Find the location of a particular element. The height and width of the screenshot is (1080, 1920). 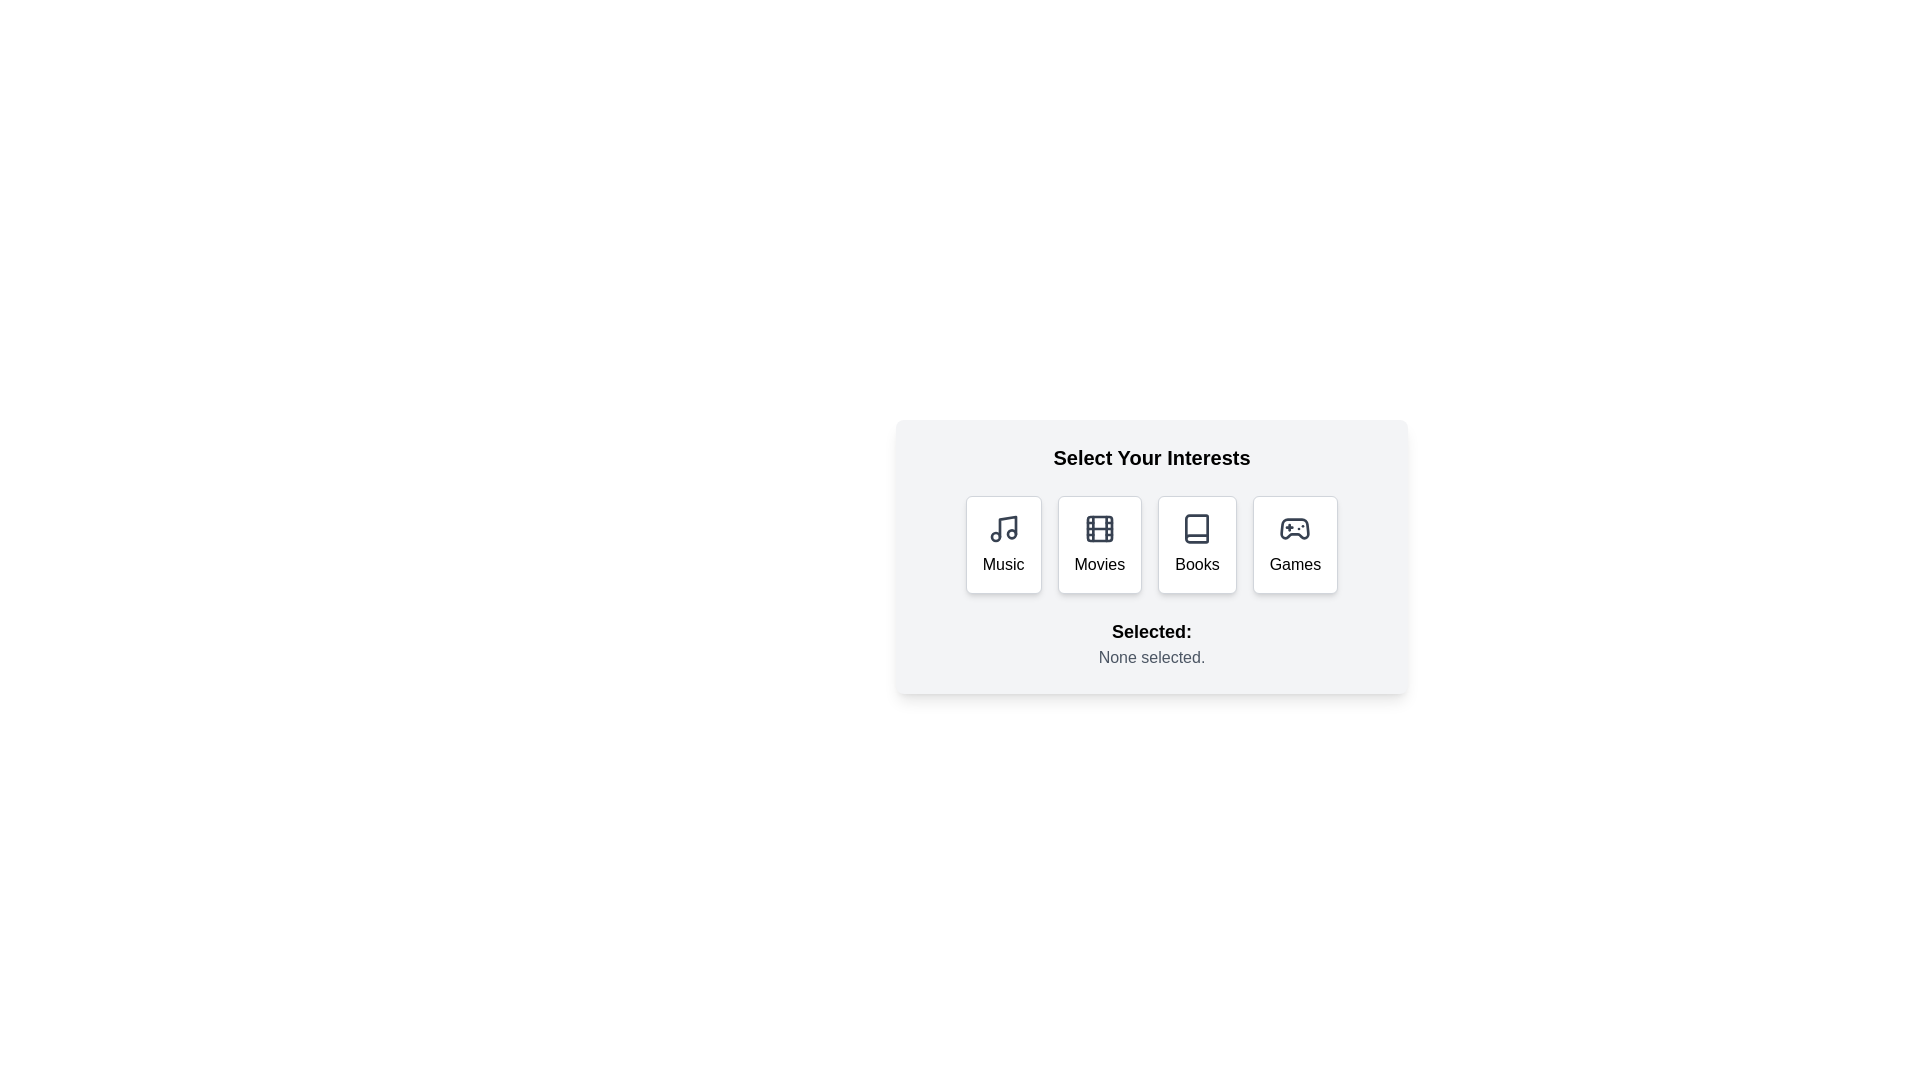

the Books button to select the corresponding interest is located at coordinates (1197, 544).